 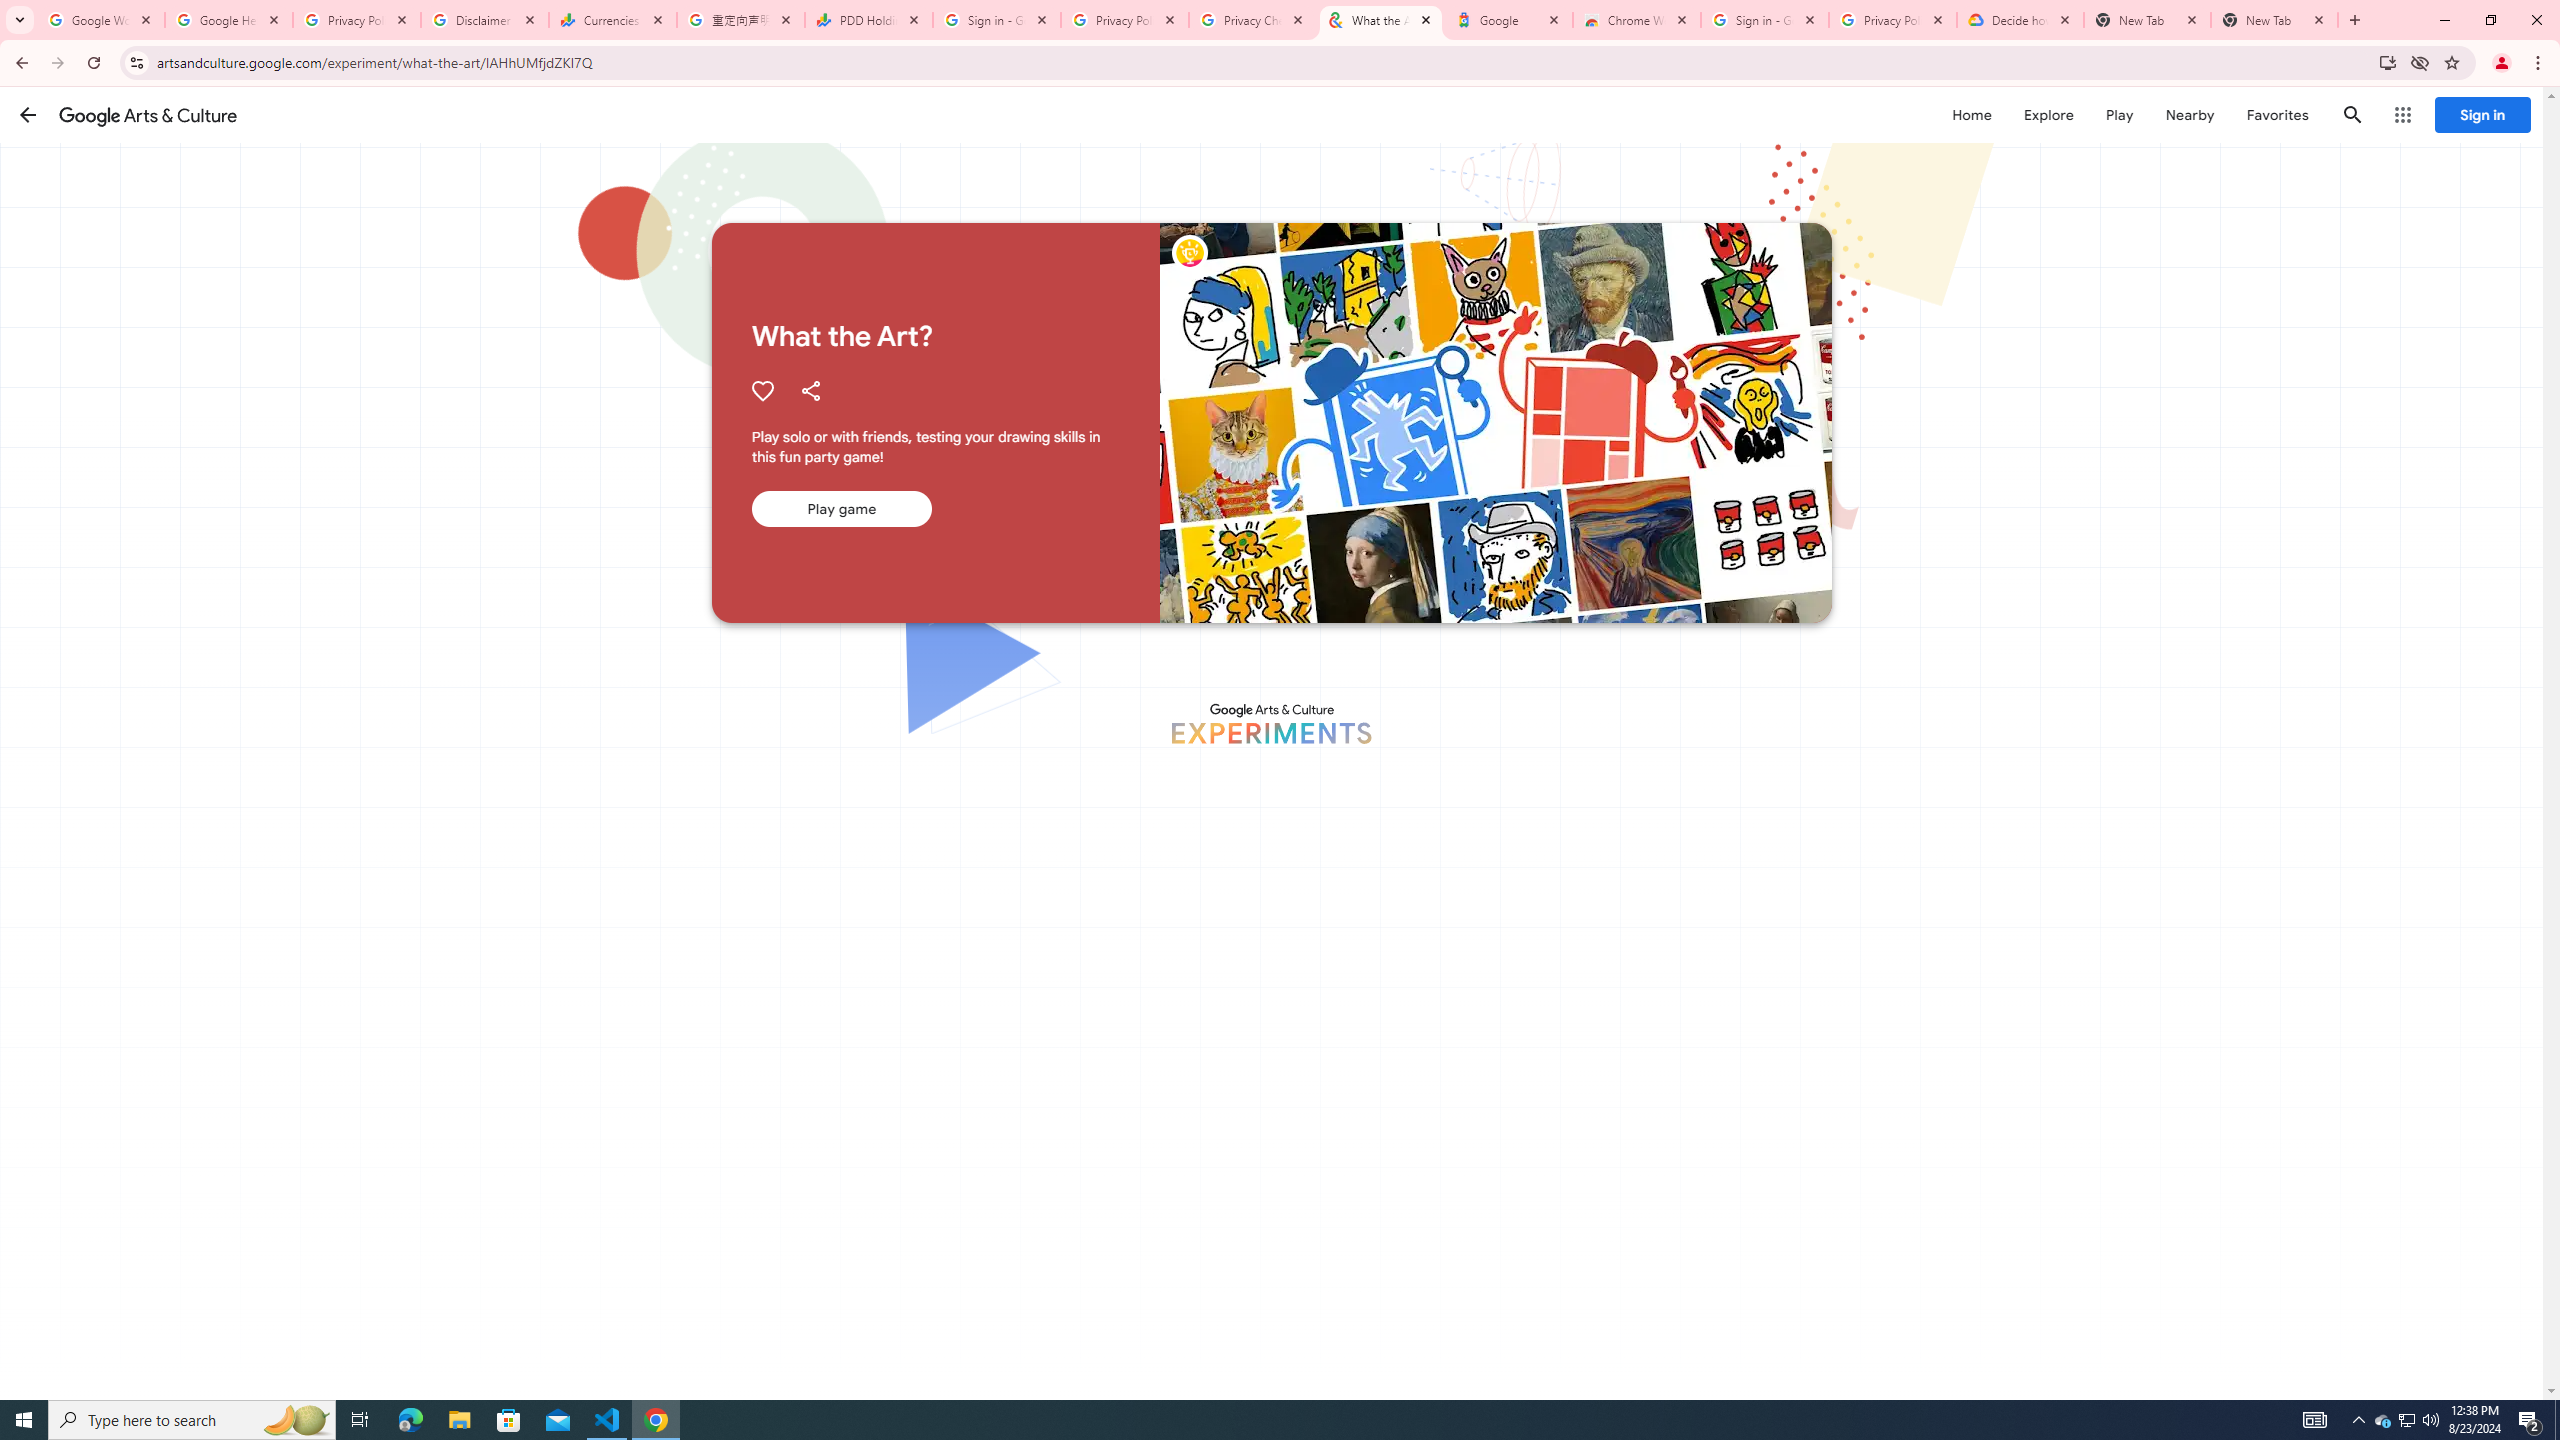 I want to click on 'Authenticate to favorite this asset.', so click(x=761, y=390).